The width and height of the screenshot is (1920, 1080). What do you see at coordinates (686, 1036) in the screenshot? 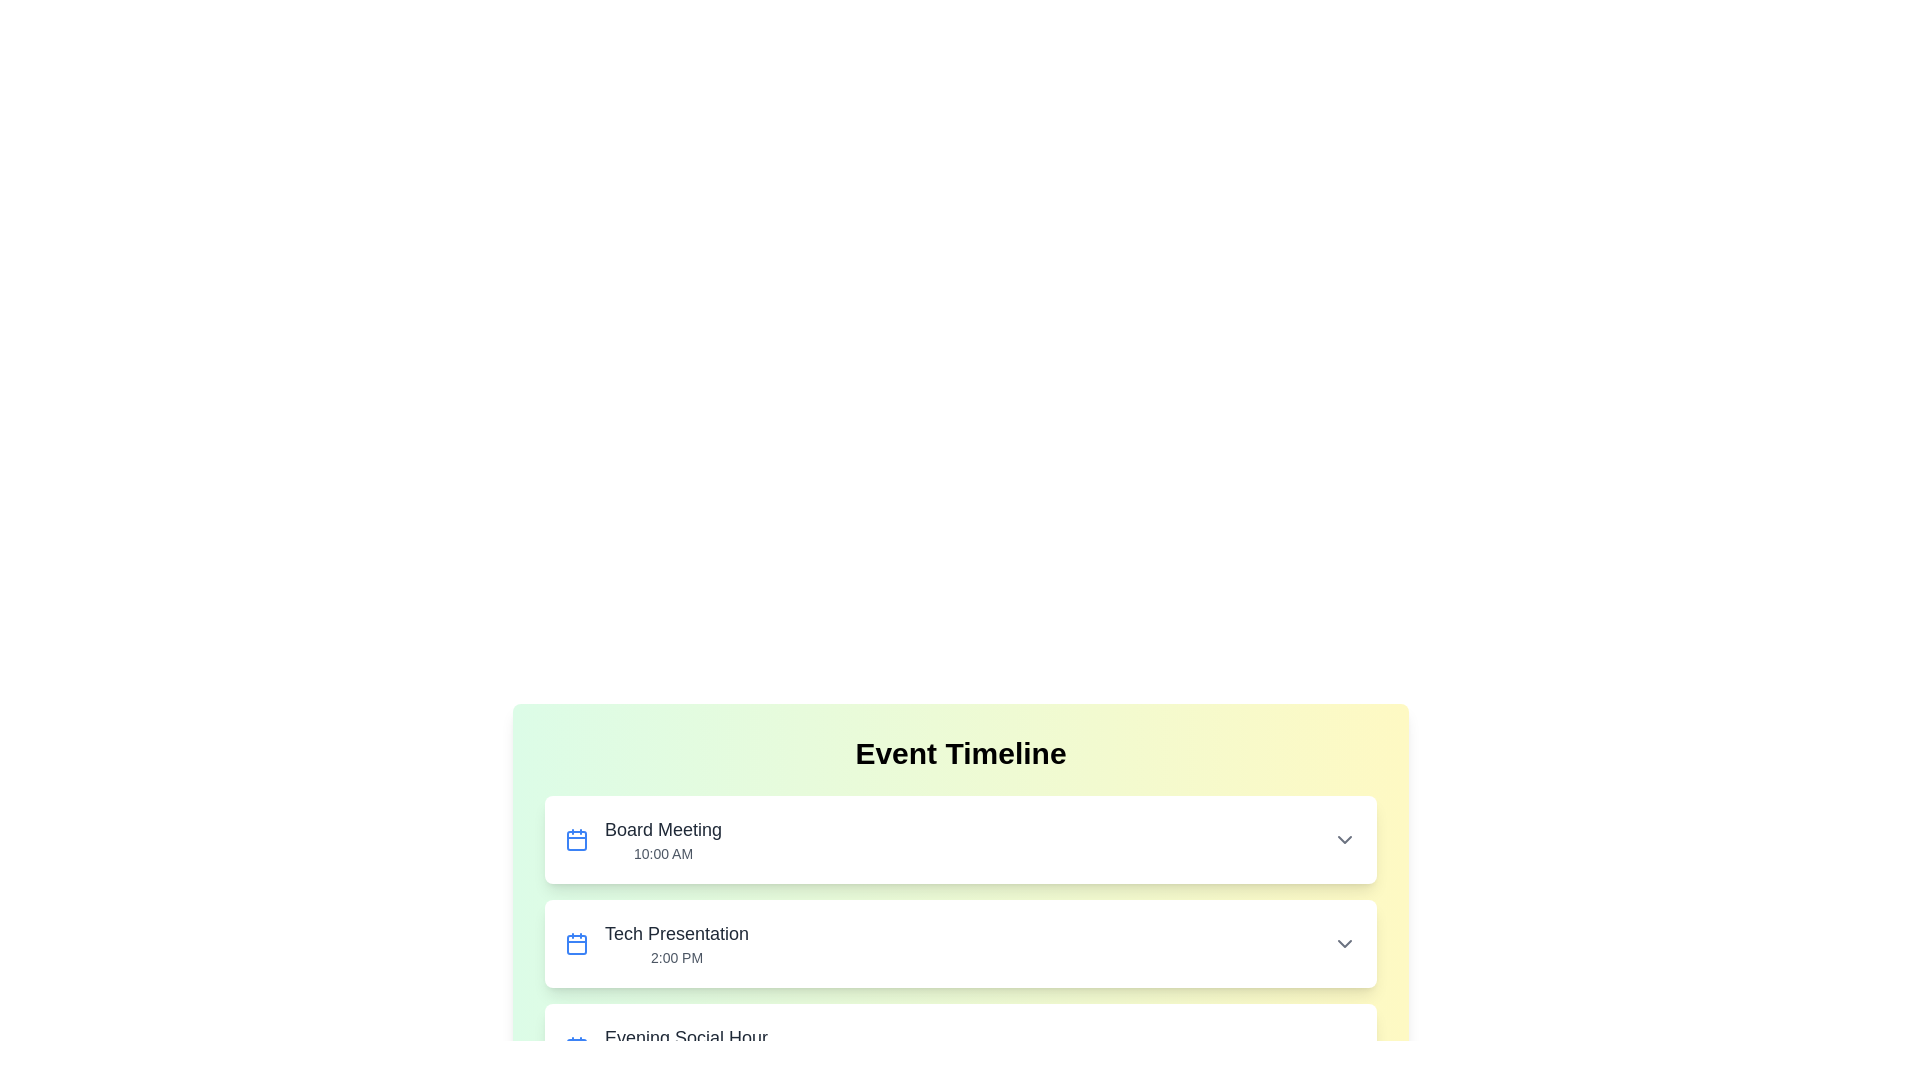
I see `the text label indicating the title of the third event in the Event Timeline, which is positioned below 'Tech Presentation' and above '5:00 PM'` at bounding box center [686, 1036].